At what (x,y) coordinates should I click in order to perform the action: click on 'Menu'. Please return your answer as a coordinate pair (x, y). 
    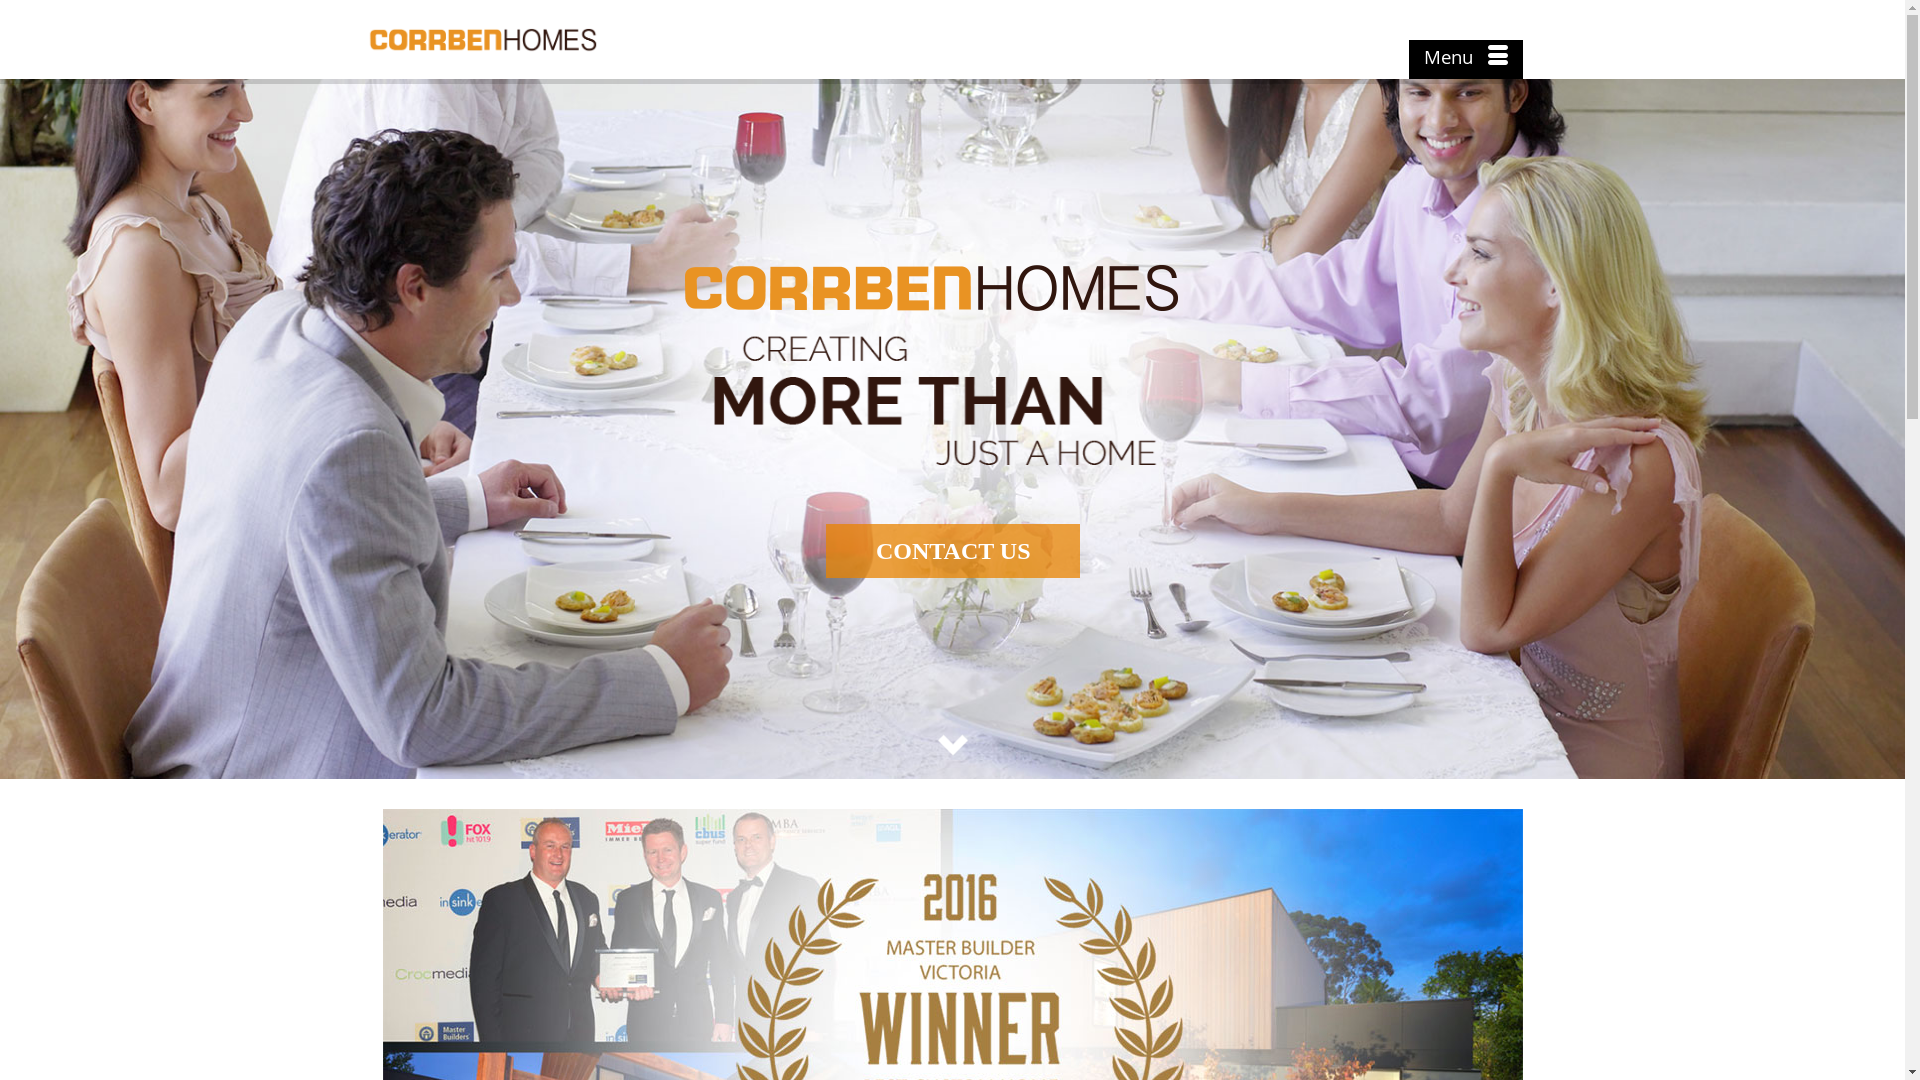
    Looking at the image, I should click on (1464, 59).